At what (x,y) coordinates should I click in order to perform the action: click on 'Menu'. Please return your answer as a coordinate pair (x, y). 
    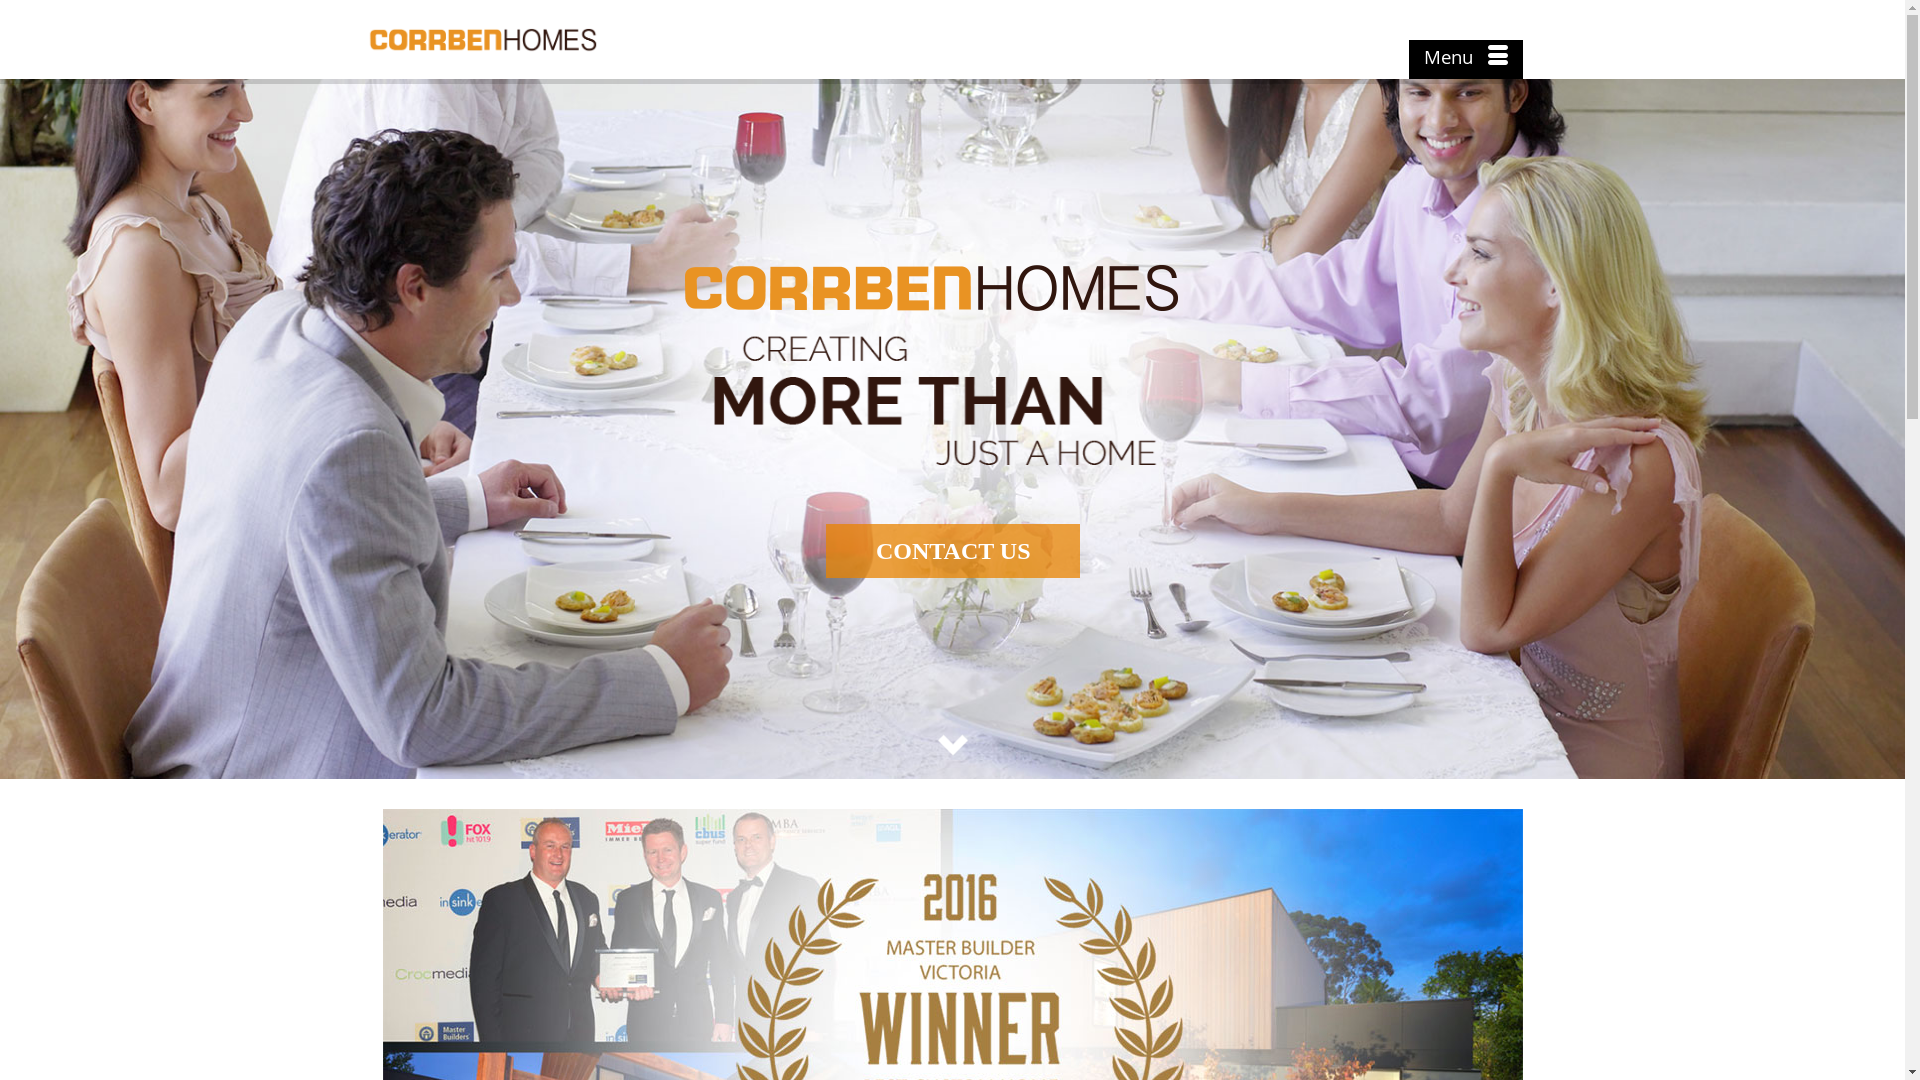
    Looking at the image, I should click on (1464, 59).